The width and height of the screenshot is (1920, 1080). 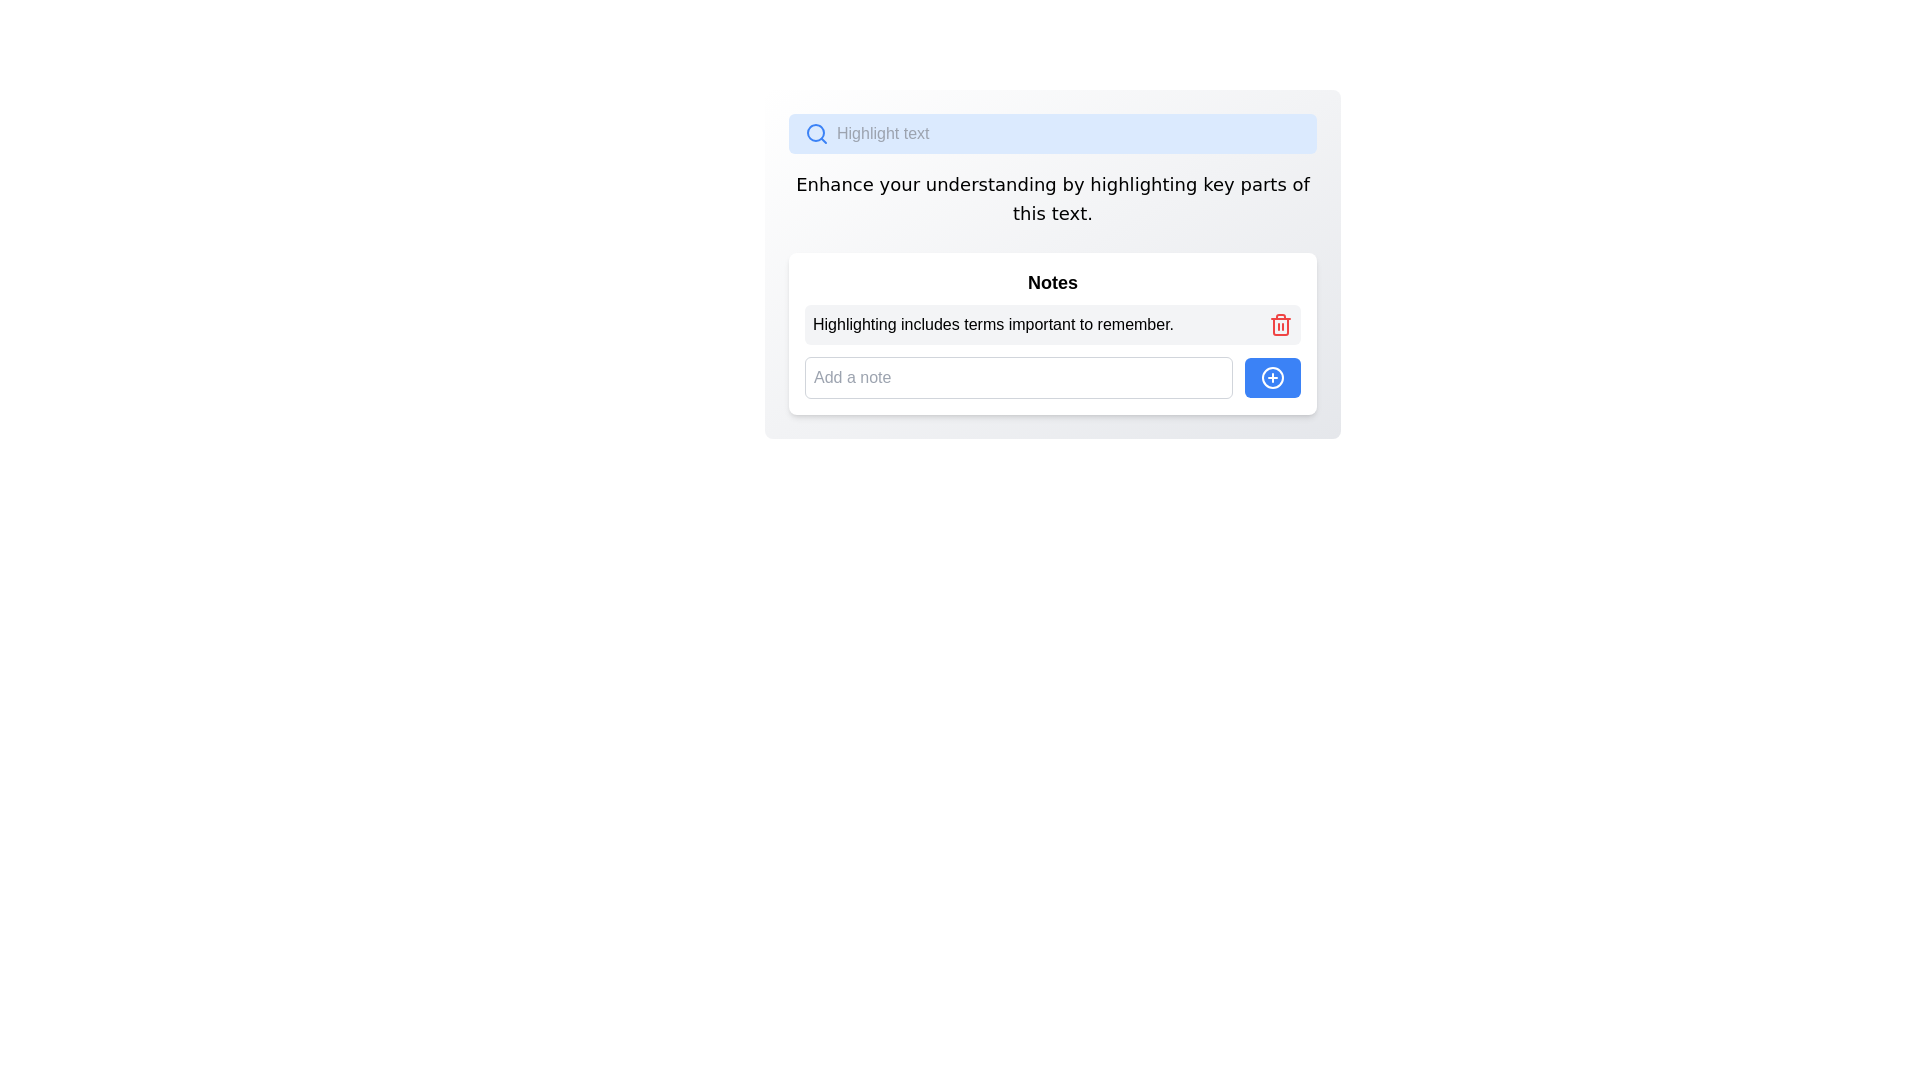 I want to click on the letter 't' in the word 'highlighting' which is styled in a sans-serif font and part of the phrase 'Enhance your understanding by highlighting key parts of this text.', so click(x=1166, y=184).